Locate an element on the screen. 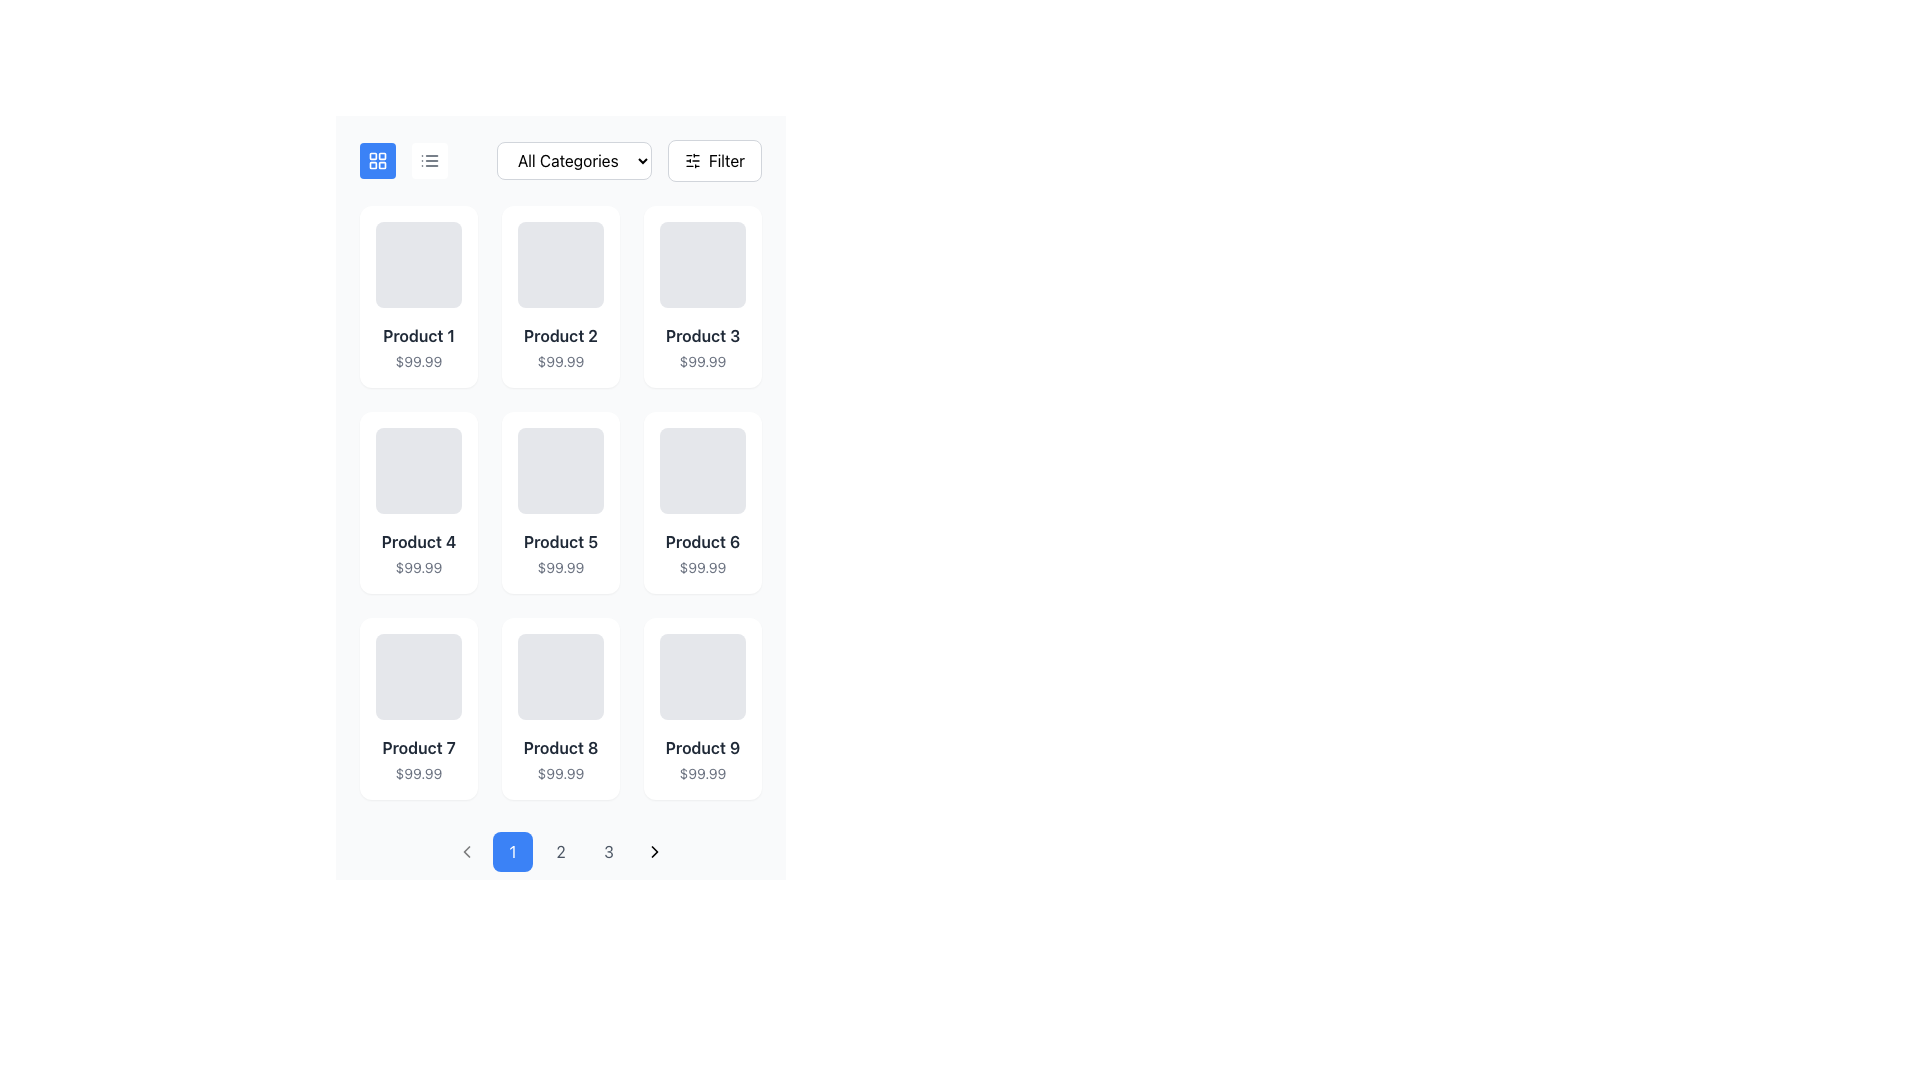 The image size is (1920, 1080). the price text label located beneath the title 'Product 3' in the grid layout of products is located at coordinates (702, 362).